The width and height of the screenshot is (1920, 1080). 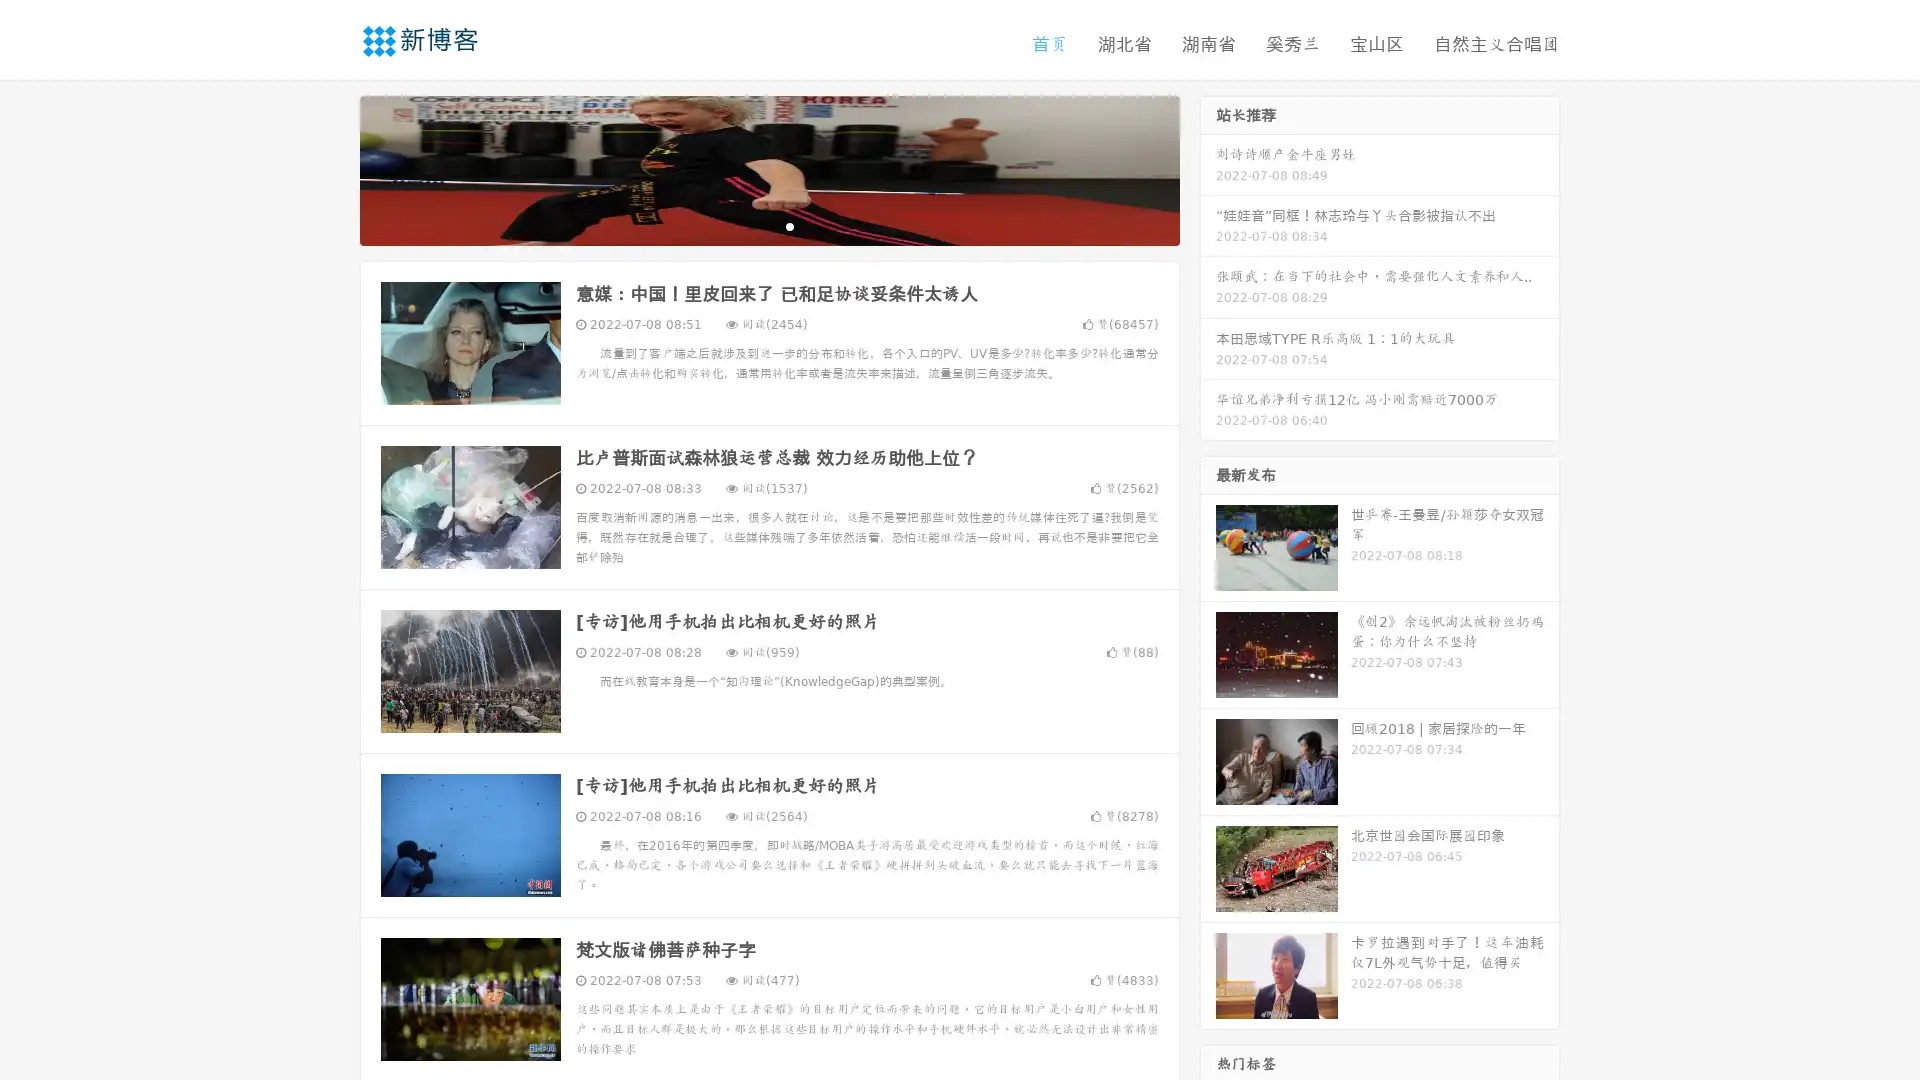 What do you see at coordinates (330, 168) in the screenshot?
I see `Previous slide` at bounding box center [330, 168].